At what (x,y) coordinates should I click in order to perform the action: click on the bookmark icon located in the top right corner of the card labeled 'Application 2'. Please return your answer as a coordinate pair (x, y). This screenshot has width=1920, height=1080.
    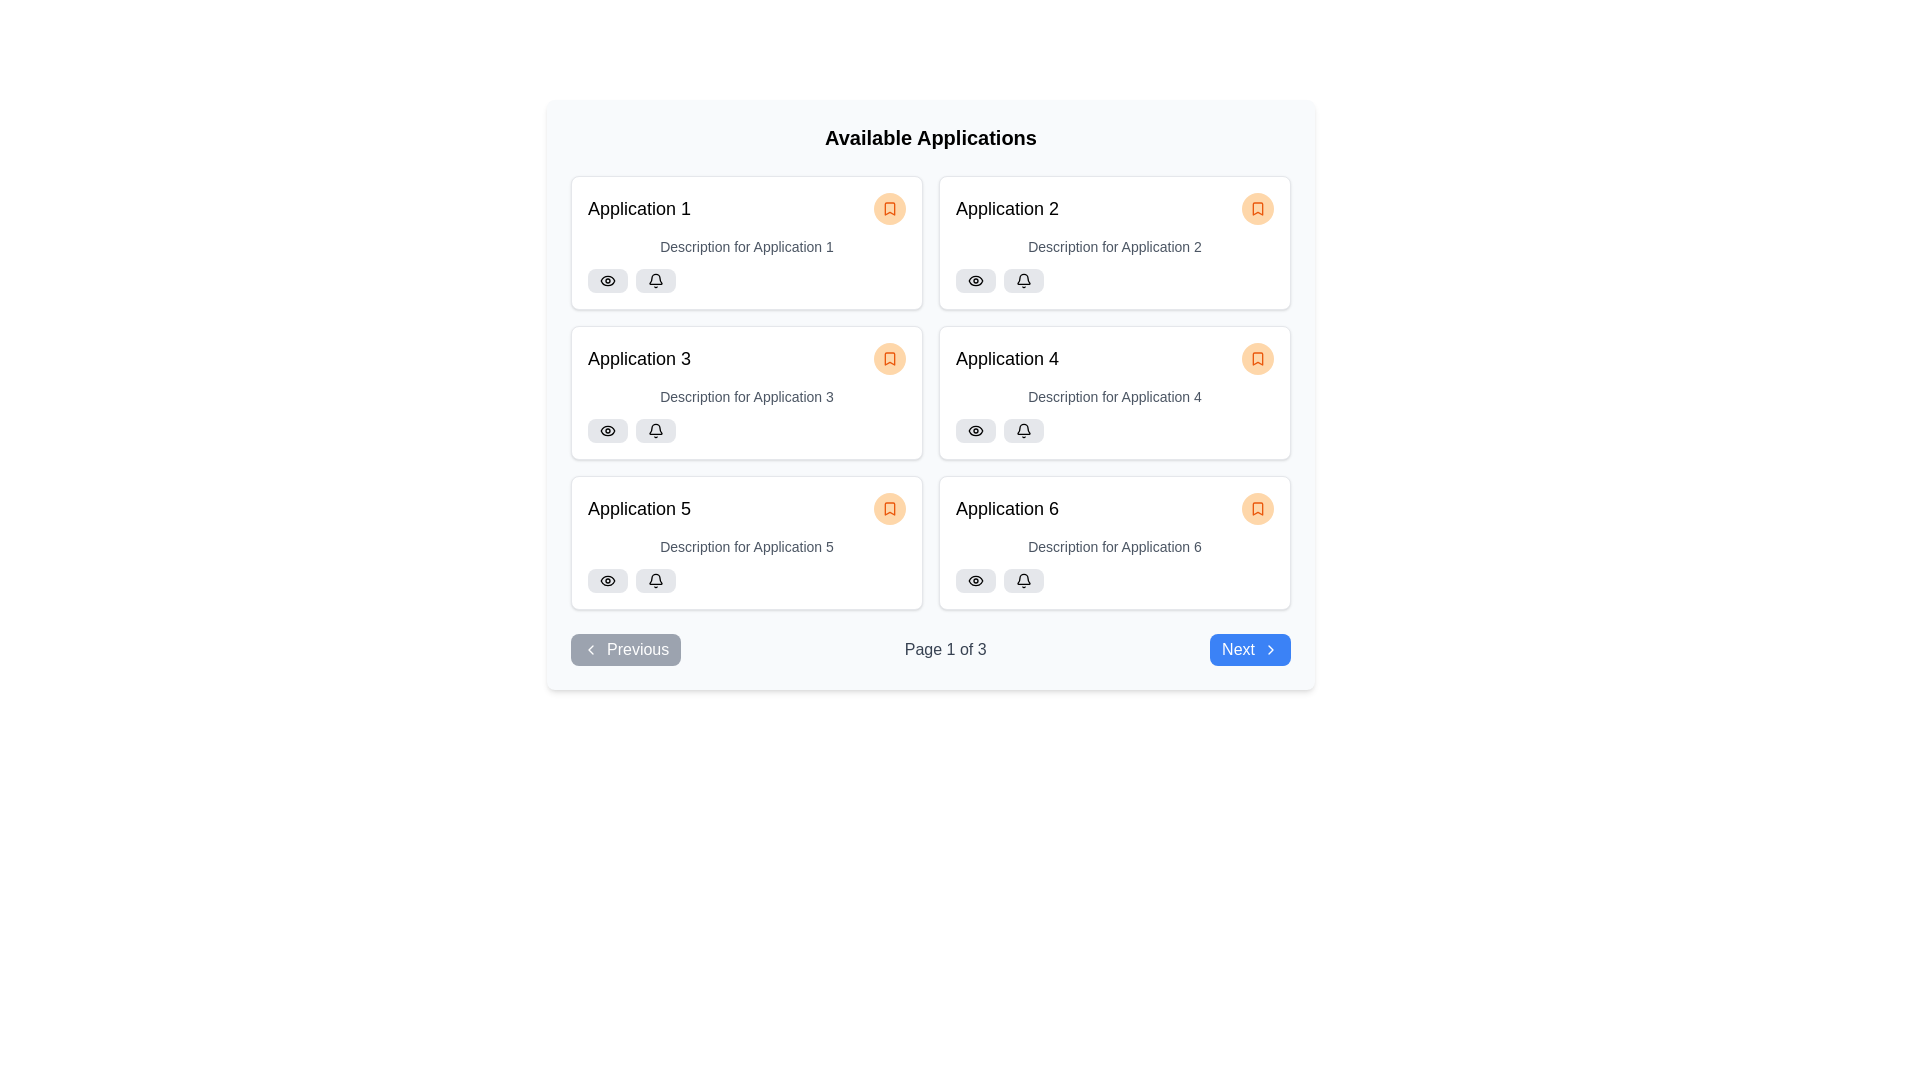
    Looking at the image, I should click on (1256, 208).